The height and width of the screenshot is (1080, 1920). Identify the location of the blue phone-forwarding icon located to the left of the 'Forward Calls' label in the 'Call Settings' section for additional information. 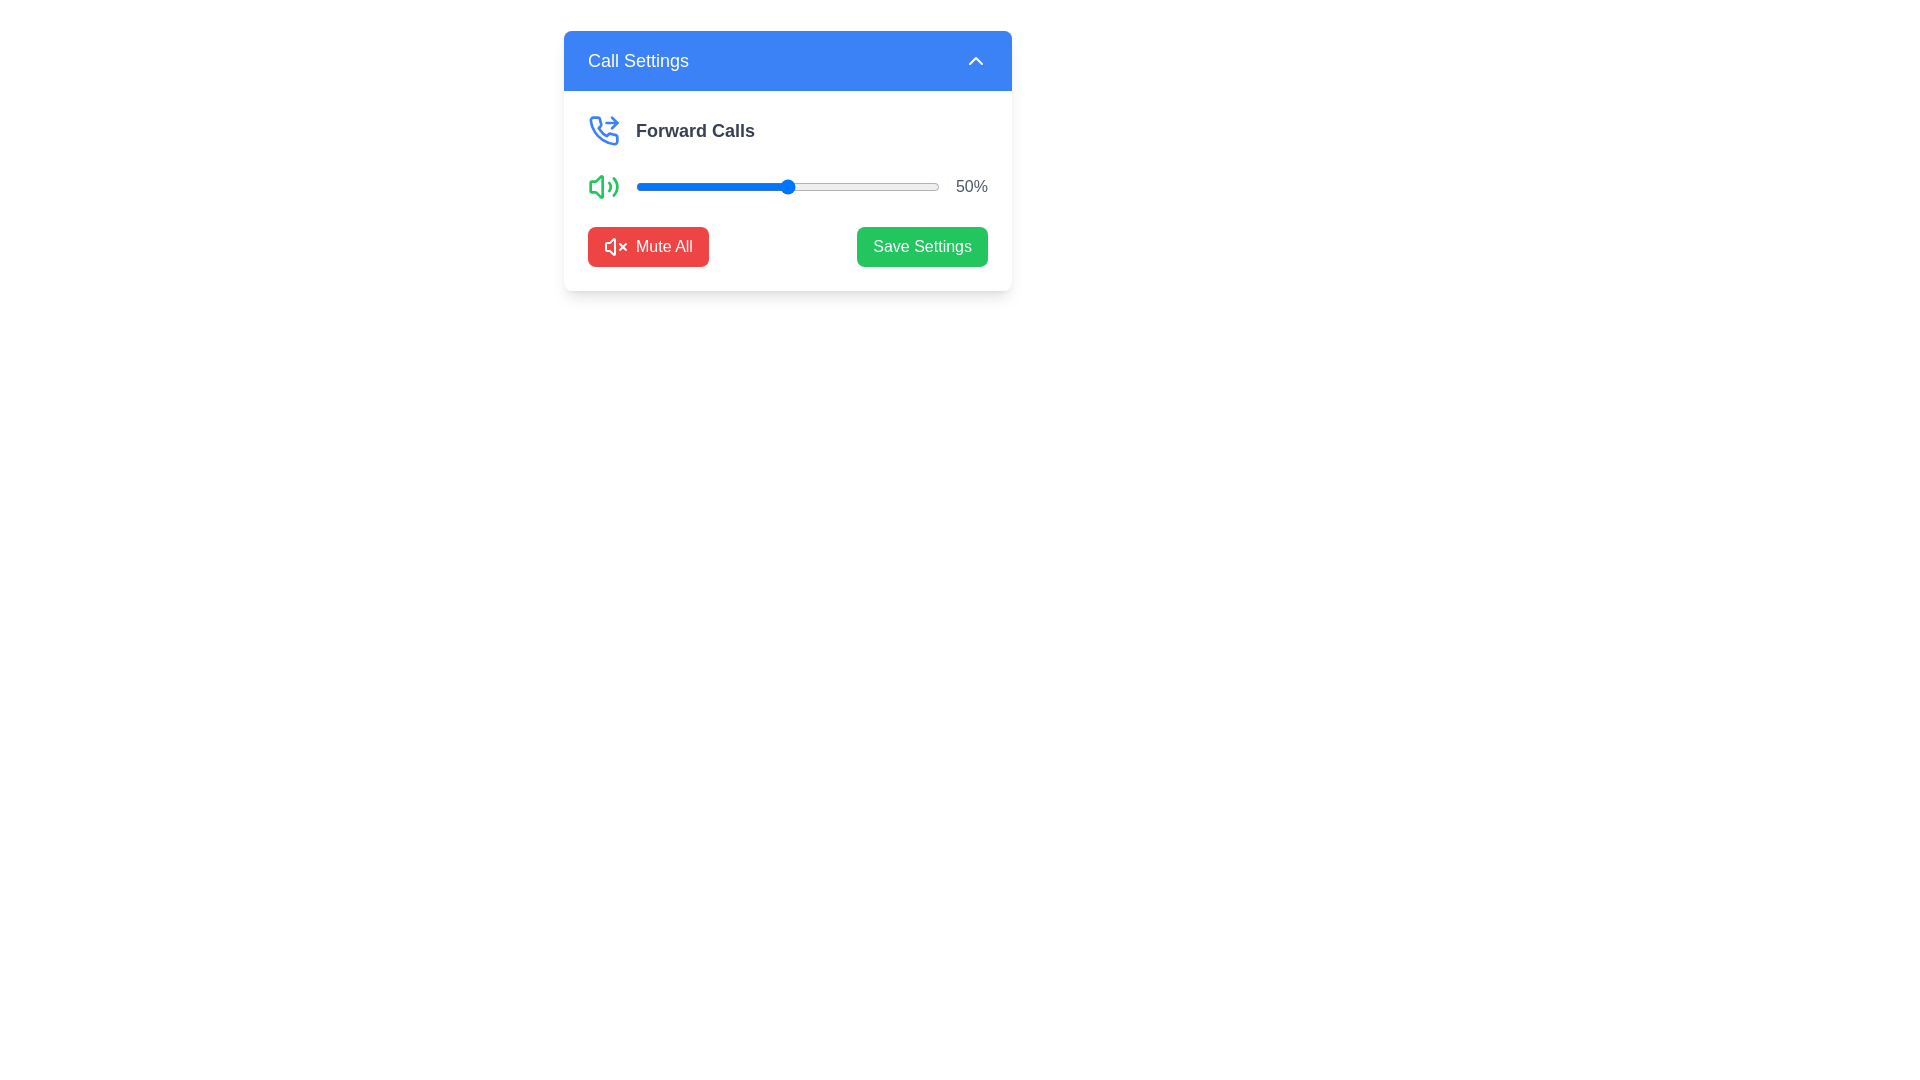
(603, 131).